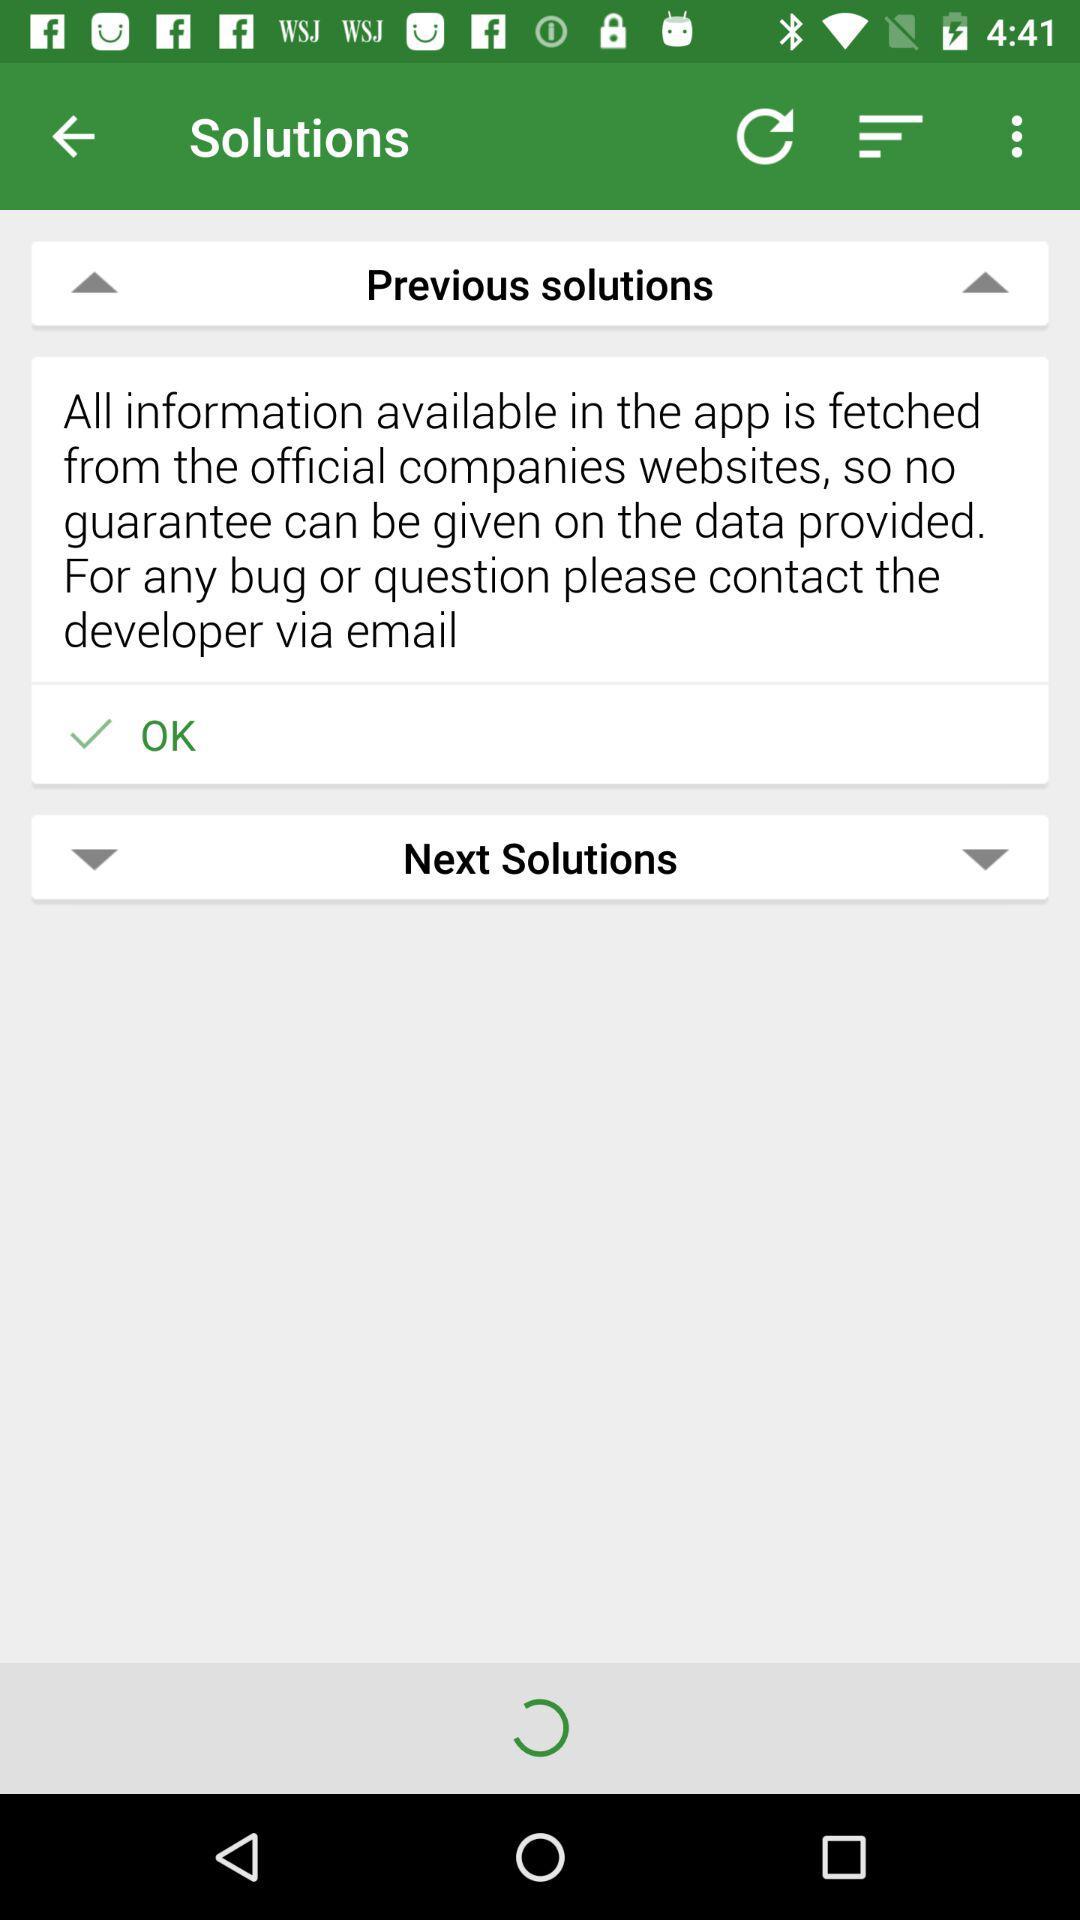 The image size is (1080, 1920). Describe the element at coordinates (88, 135) in the screenshot. I see `goto previous page` at that location.